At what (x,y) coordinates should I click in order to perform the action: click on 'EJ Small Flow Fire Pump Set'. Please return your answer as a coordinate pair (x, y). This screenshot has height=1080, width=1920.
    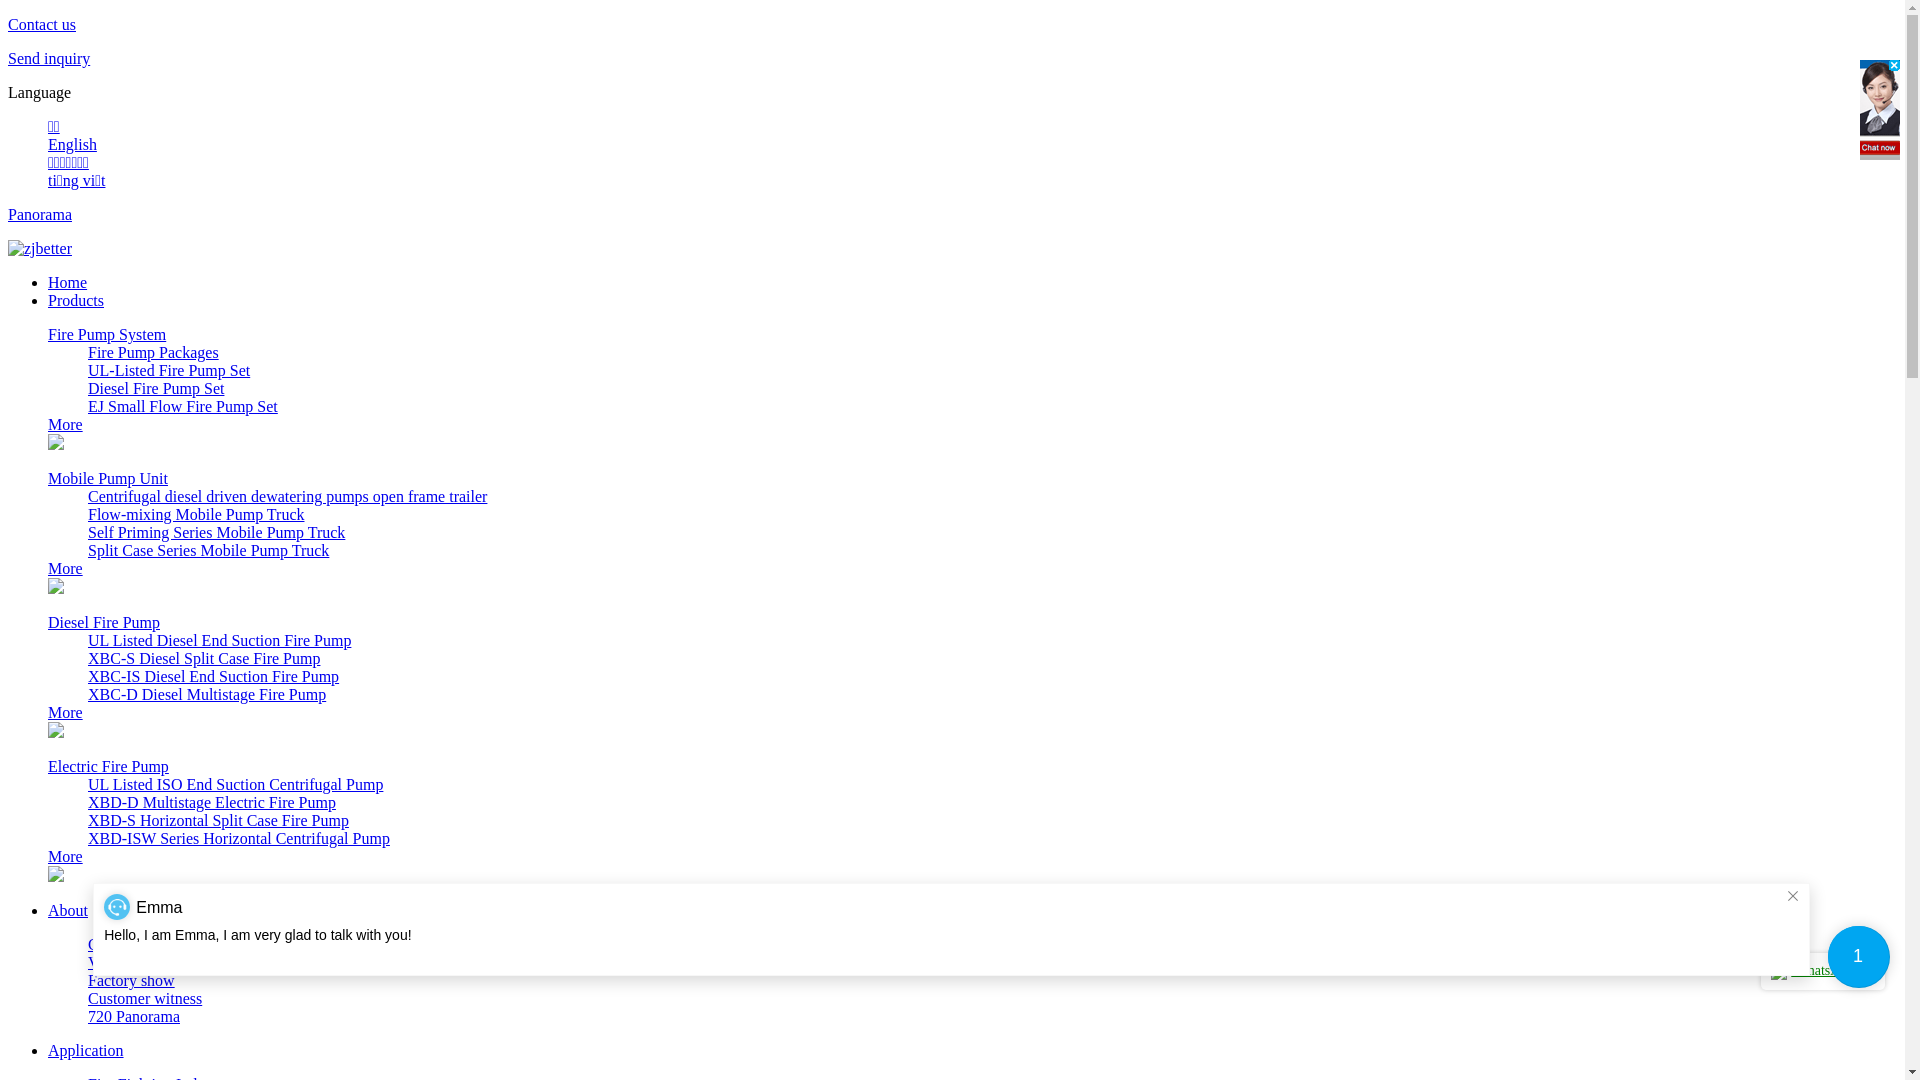
    Looking at the image, I should click on (86, 405).